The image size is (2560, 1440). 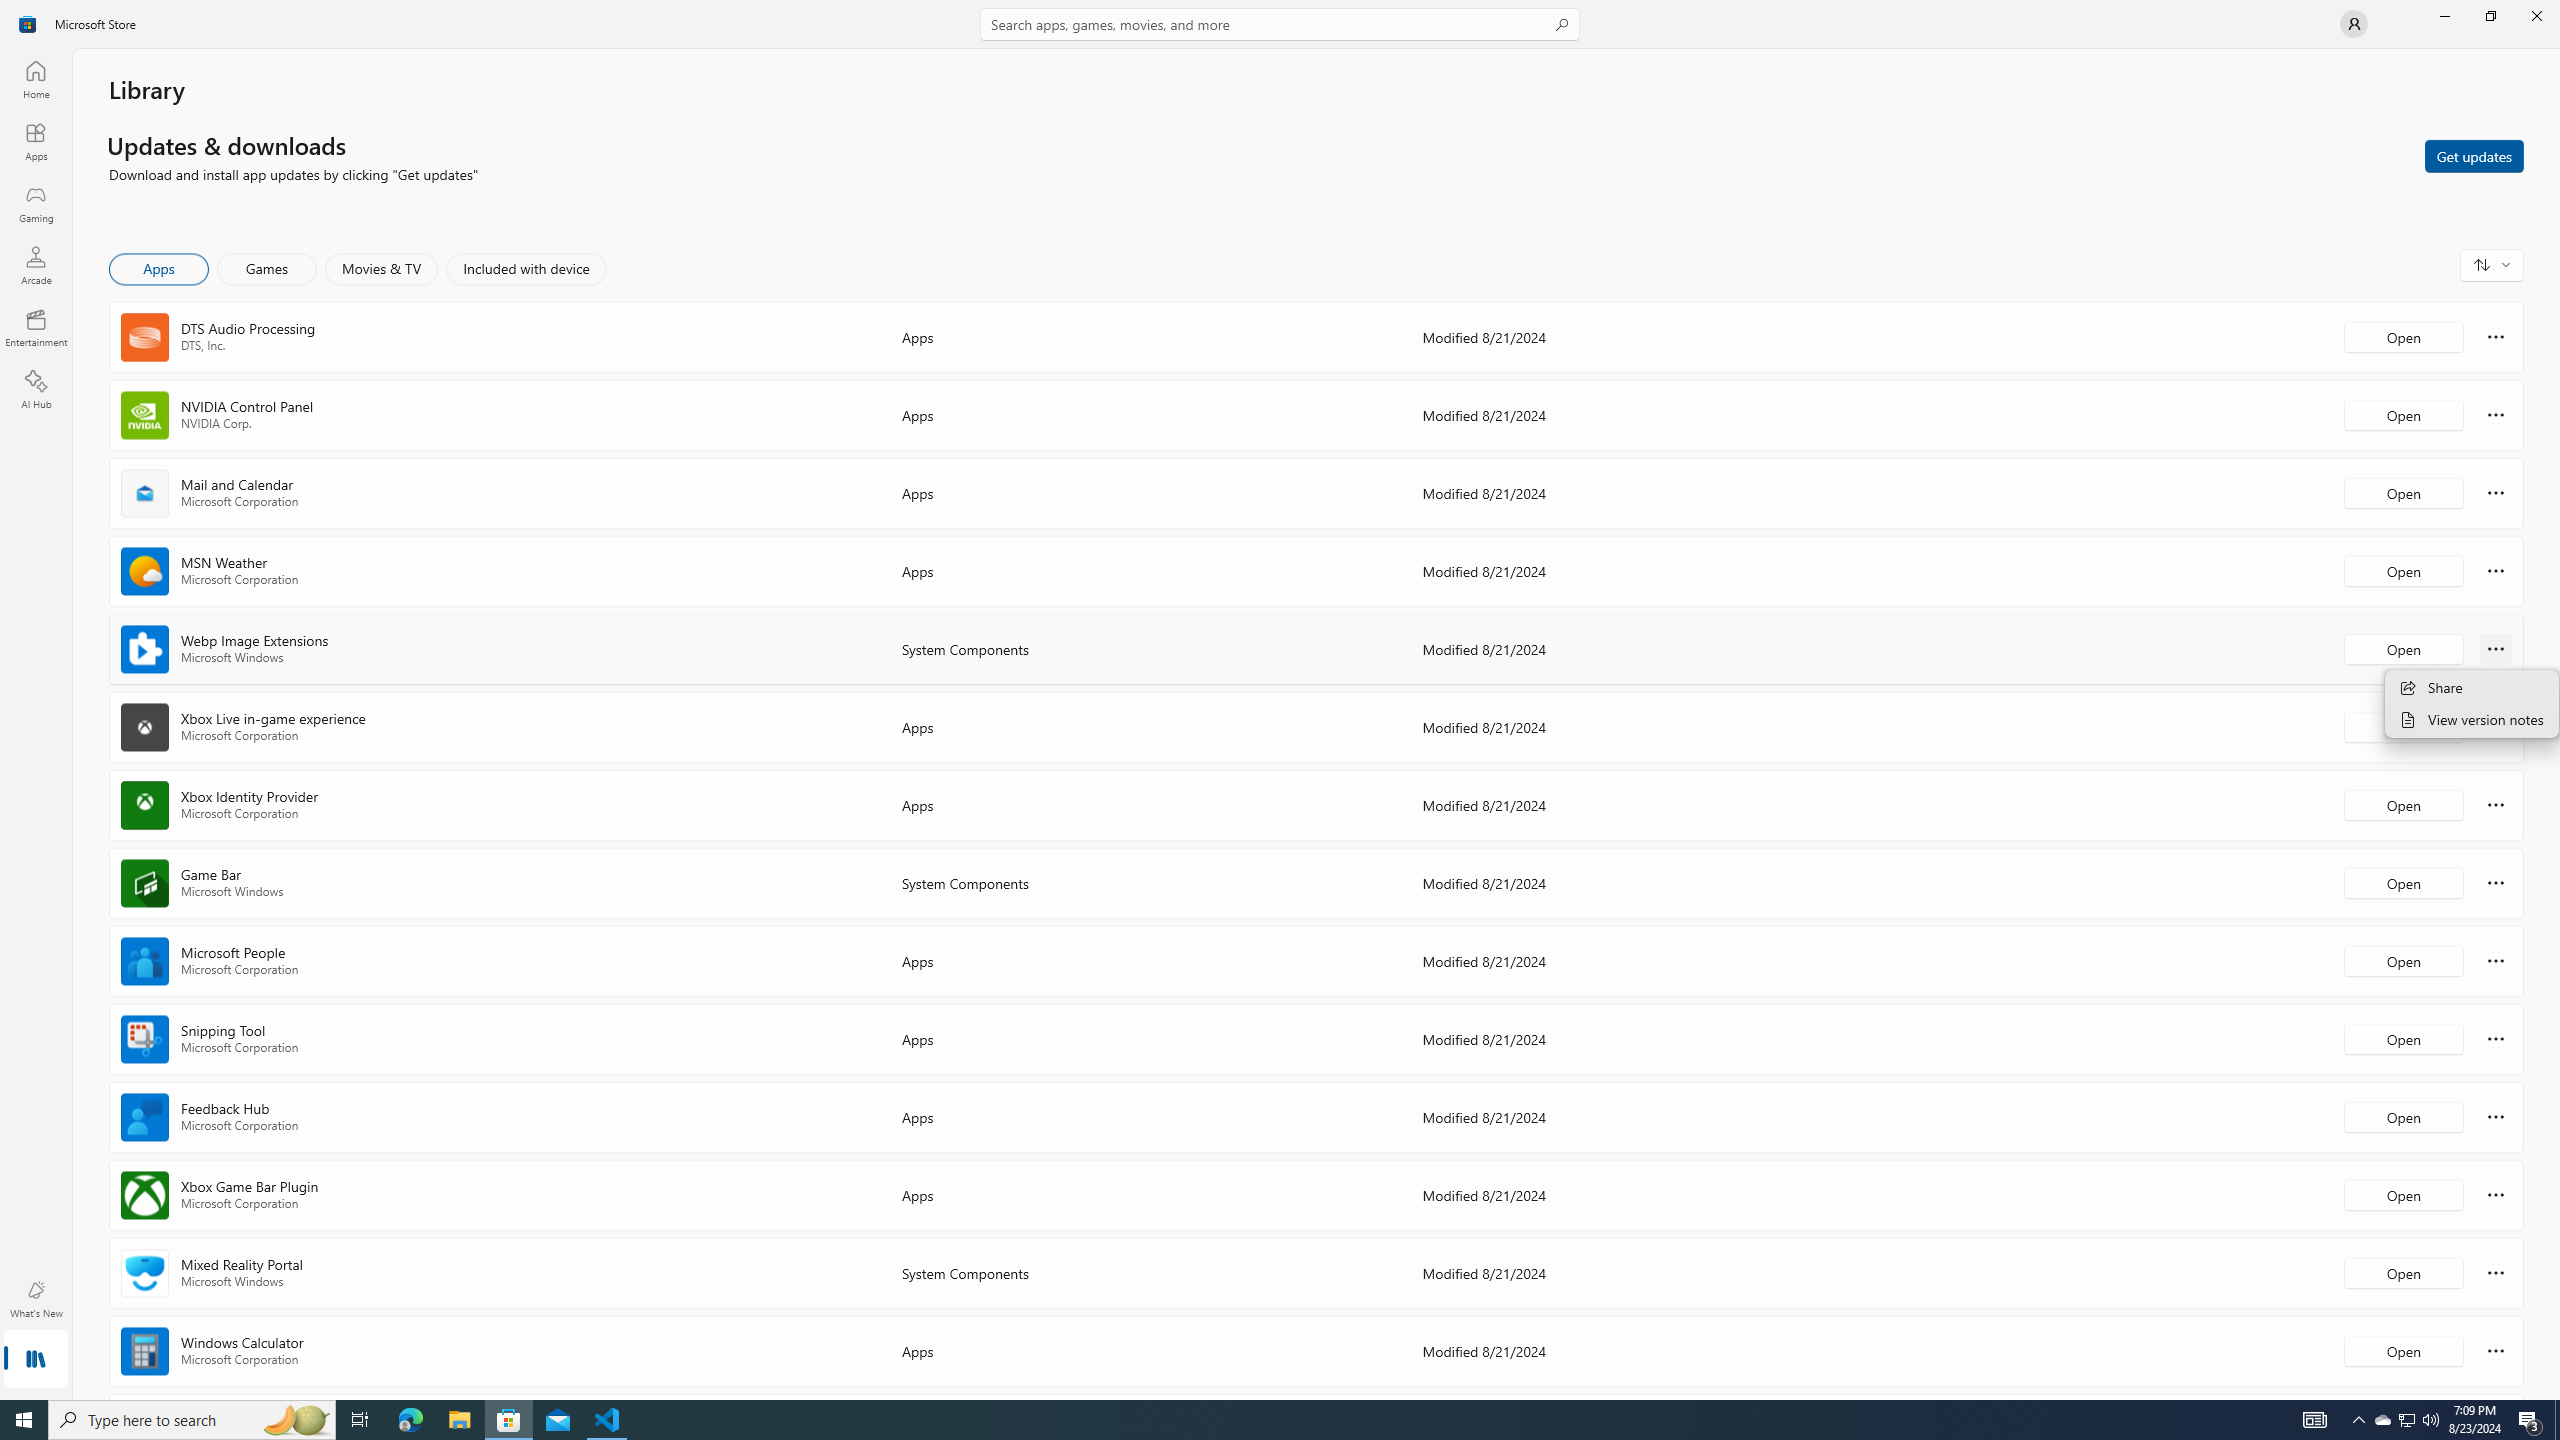 I want to click on 'What', so click(x=34, y=1298).